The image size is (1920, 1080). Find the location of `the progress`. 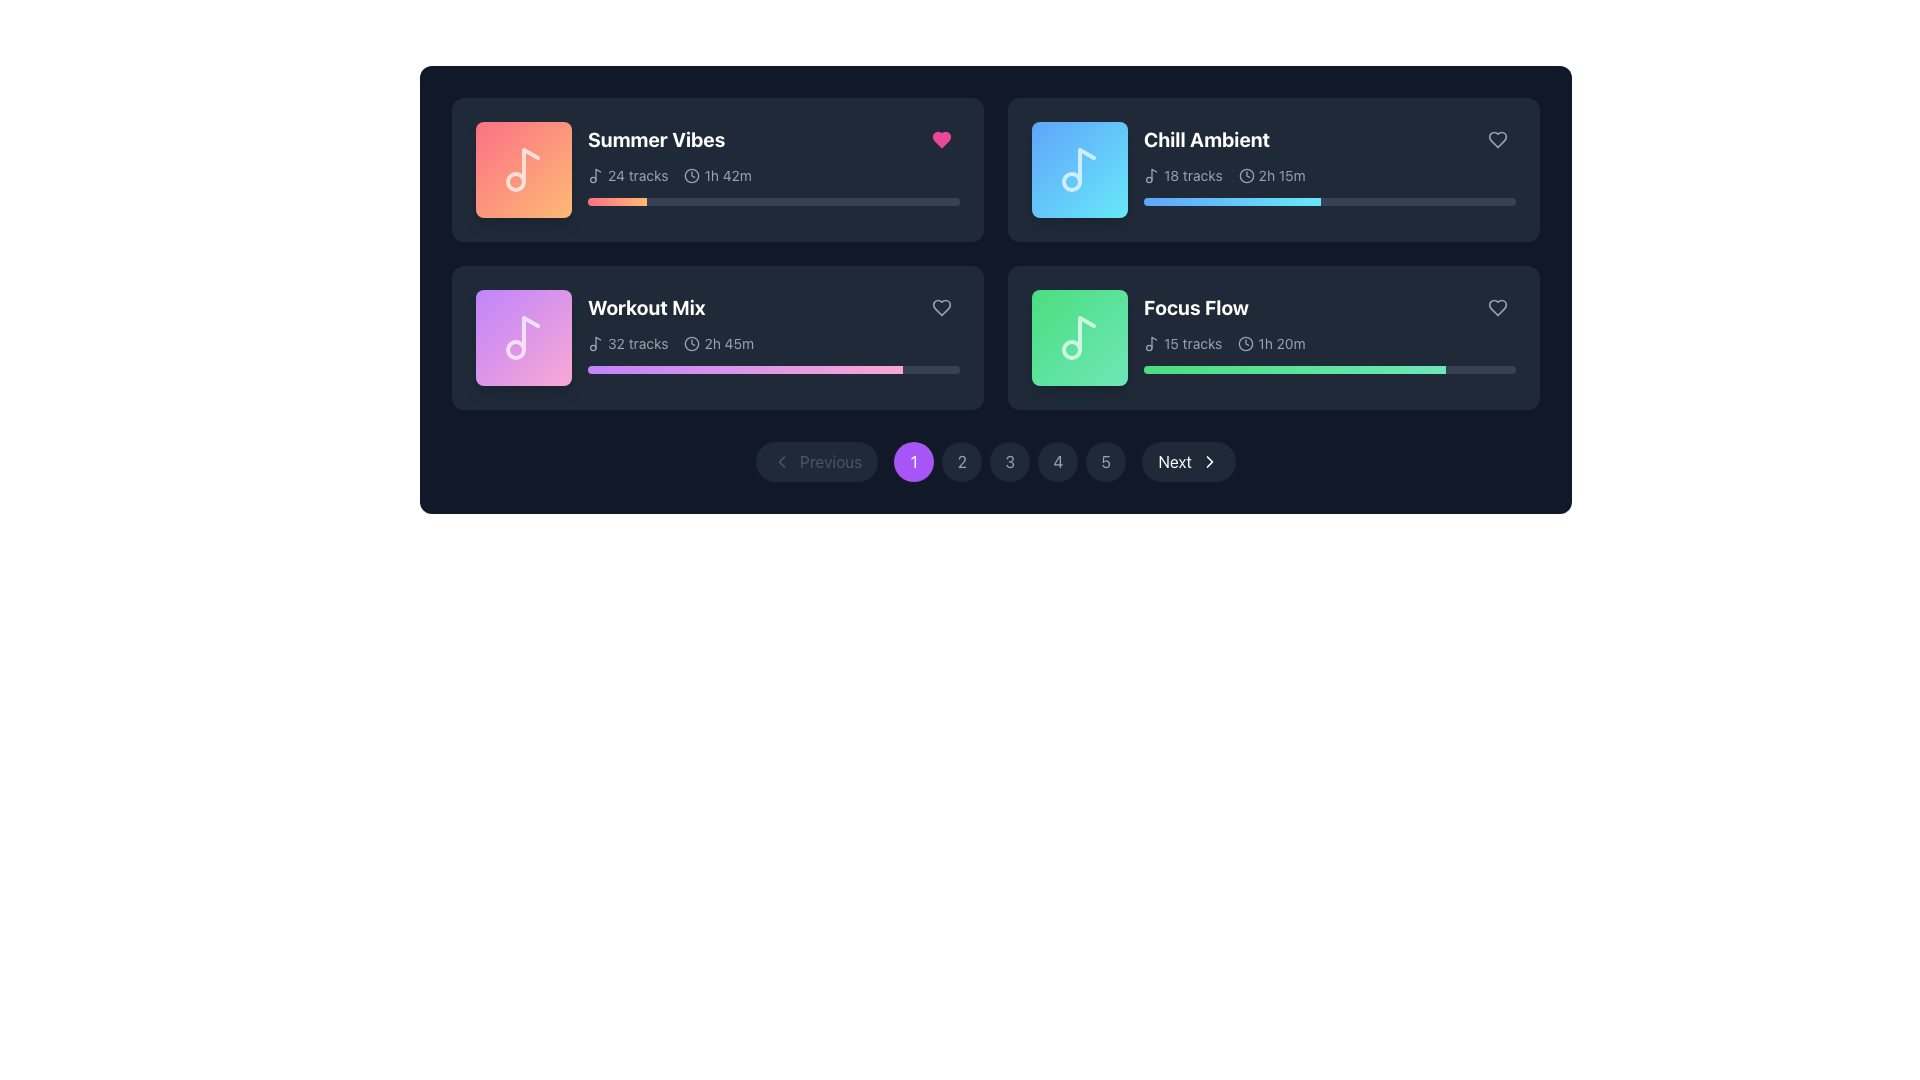

the progress is located at coordinates (605, 201).